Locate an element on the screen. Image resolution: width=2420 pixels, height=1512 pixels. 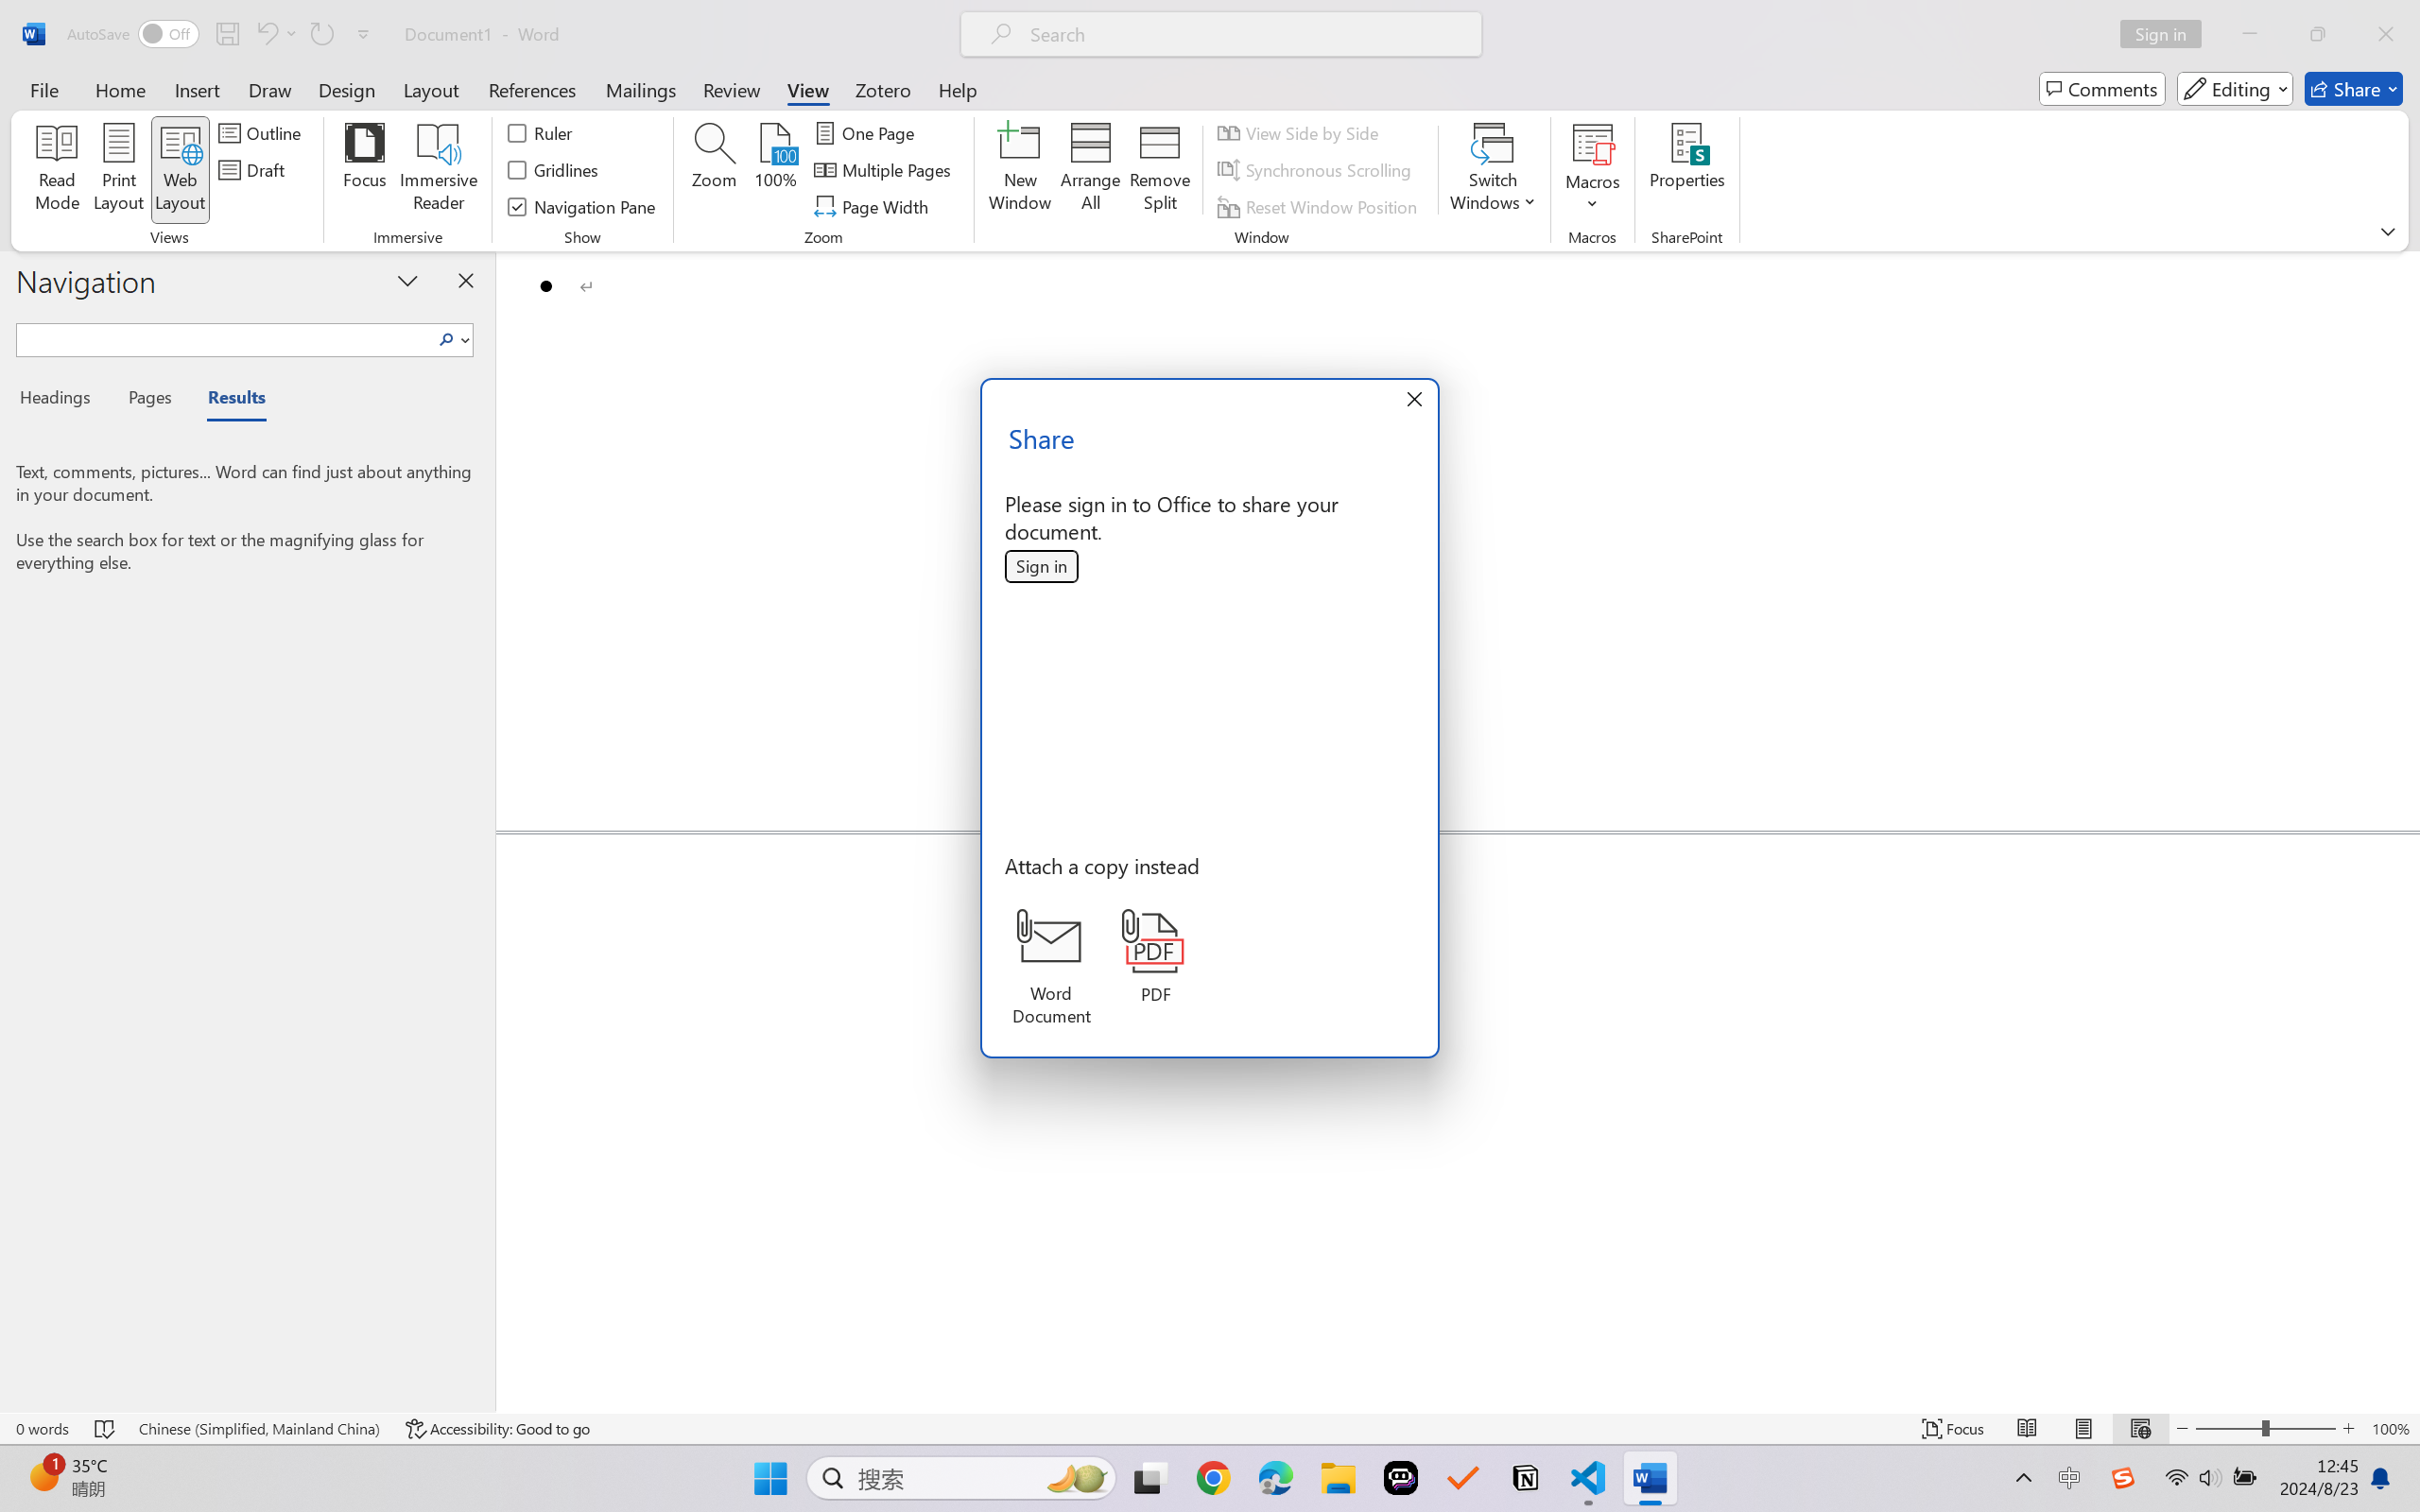
'One Page' is located at coordinates (866, 131).